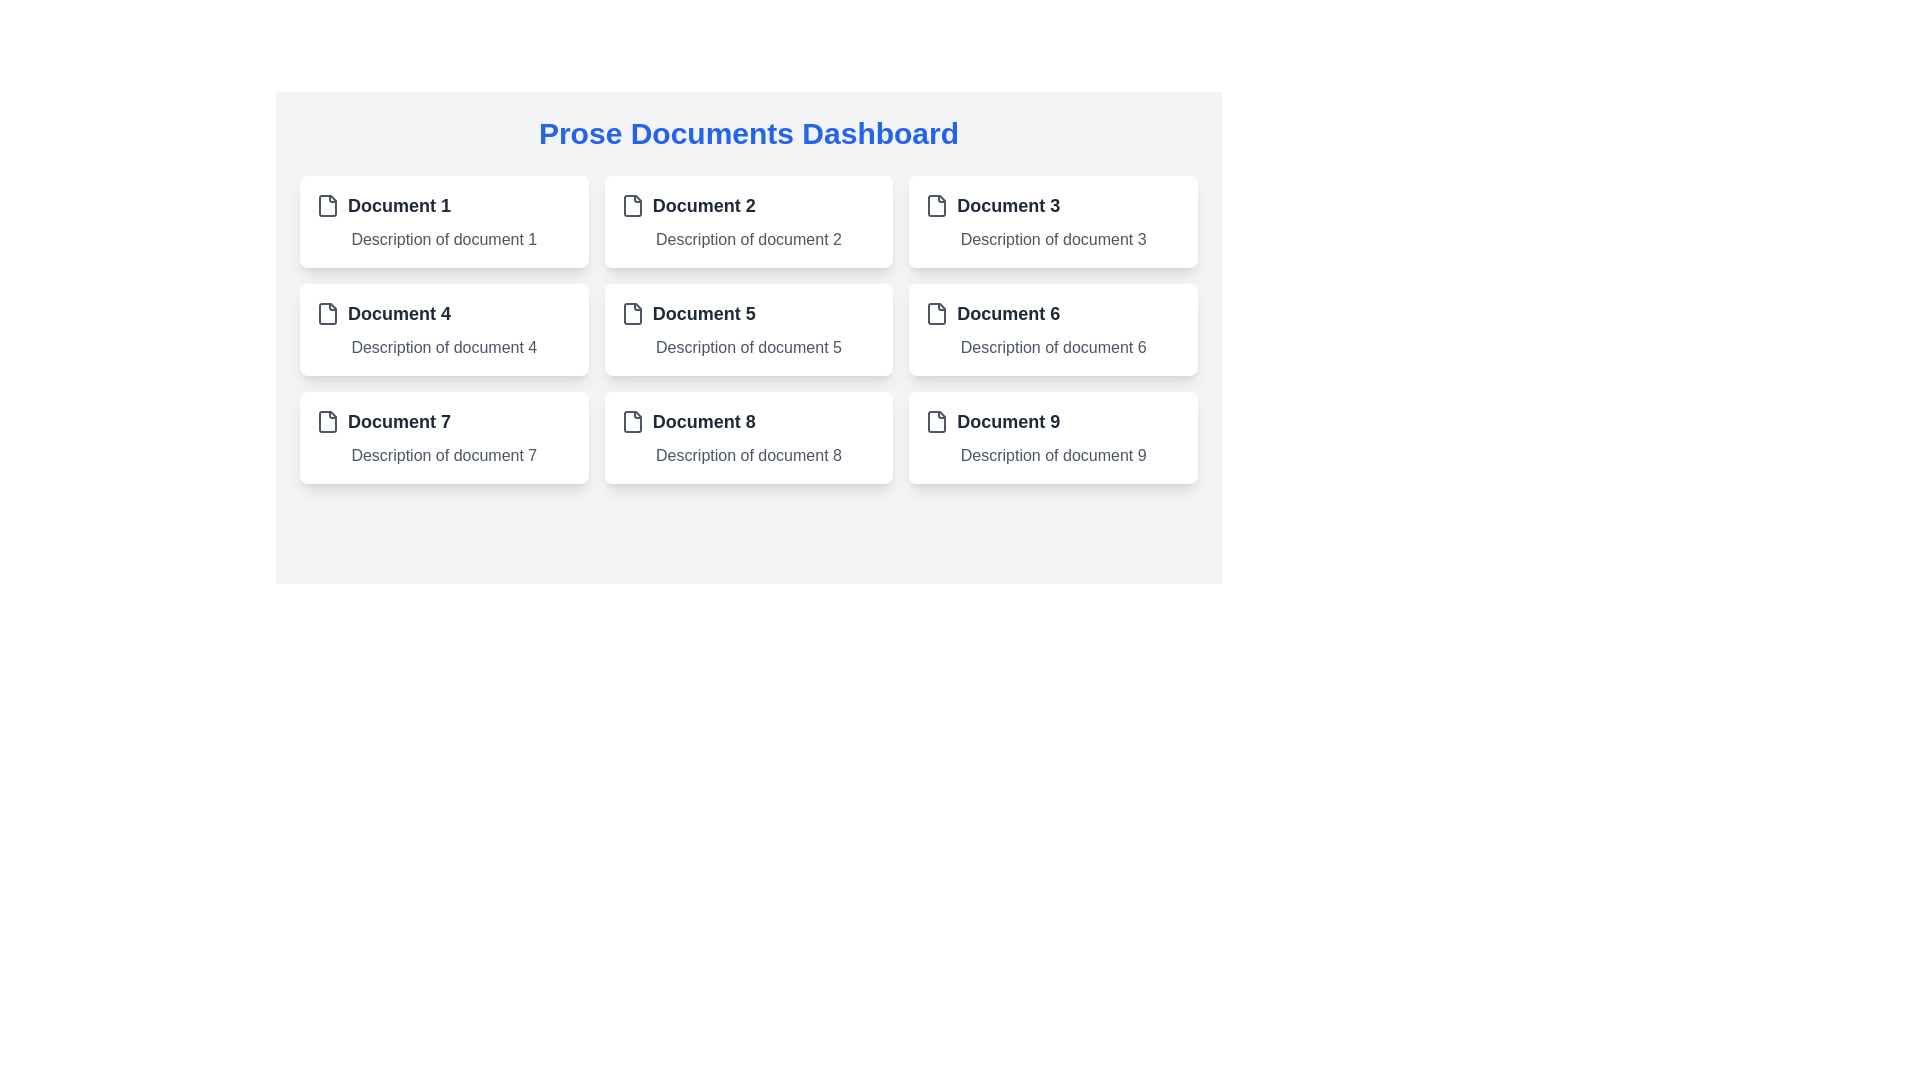 Image resolution: width=1920 pixels, height=1080 pixels. What do you see at coordinates (936, 313) in the screenshot?
I see `the document icon with a white background and gray outline located in the sixth document card, positioned to the left of the 'Document 6' label` at bounding box center [936, 313].